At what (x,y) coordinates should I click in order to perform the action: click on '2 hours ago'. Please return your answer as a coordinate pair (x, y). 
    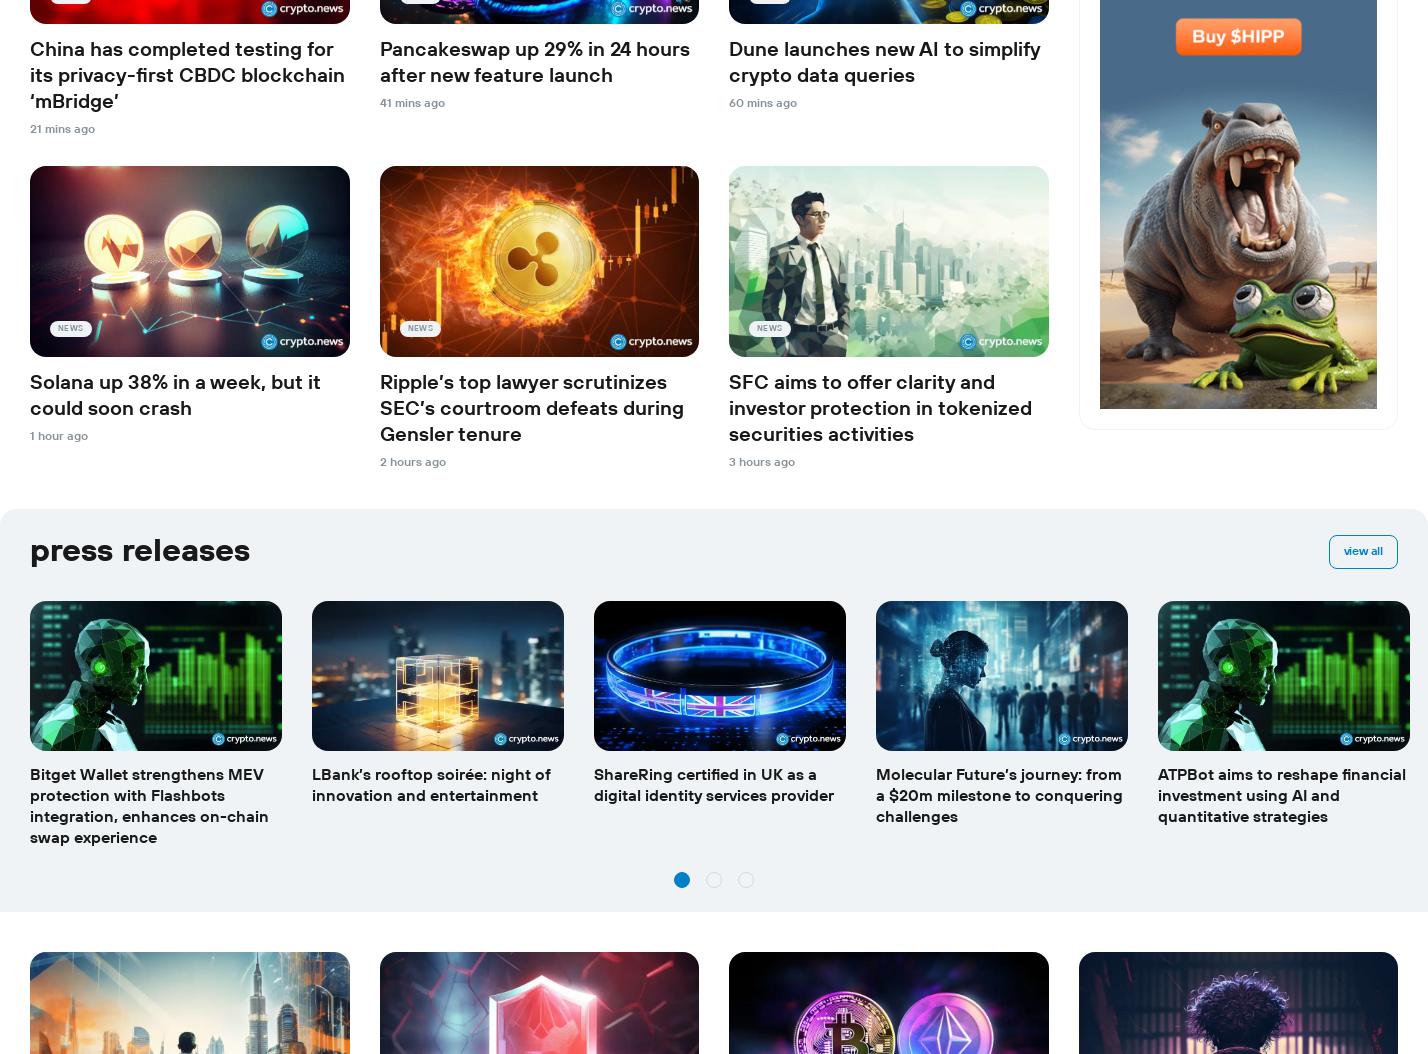
    Looking at the image, I should click on (410, 461).